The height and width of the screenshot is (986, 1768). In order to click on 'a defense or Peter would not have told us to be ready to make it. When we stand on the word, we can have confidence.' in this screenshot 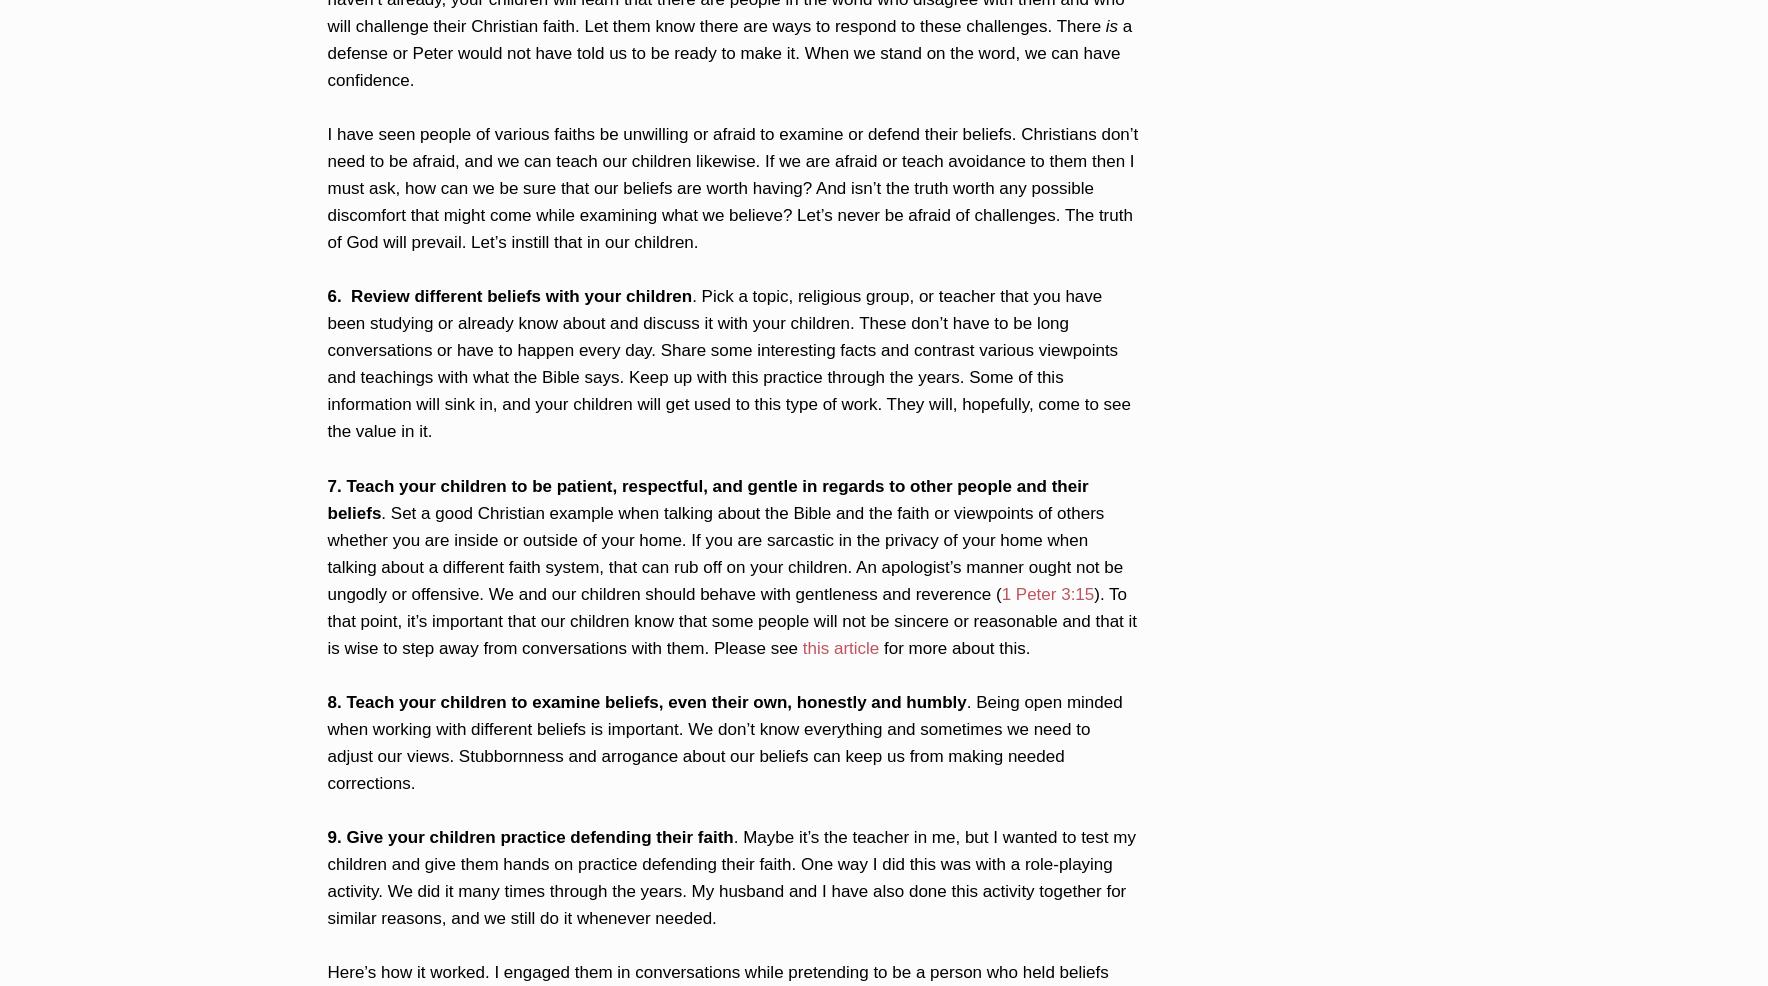, I will do `click(729, 51)`.